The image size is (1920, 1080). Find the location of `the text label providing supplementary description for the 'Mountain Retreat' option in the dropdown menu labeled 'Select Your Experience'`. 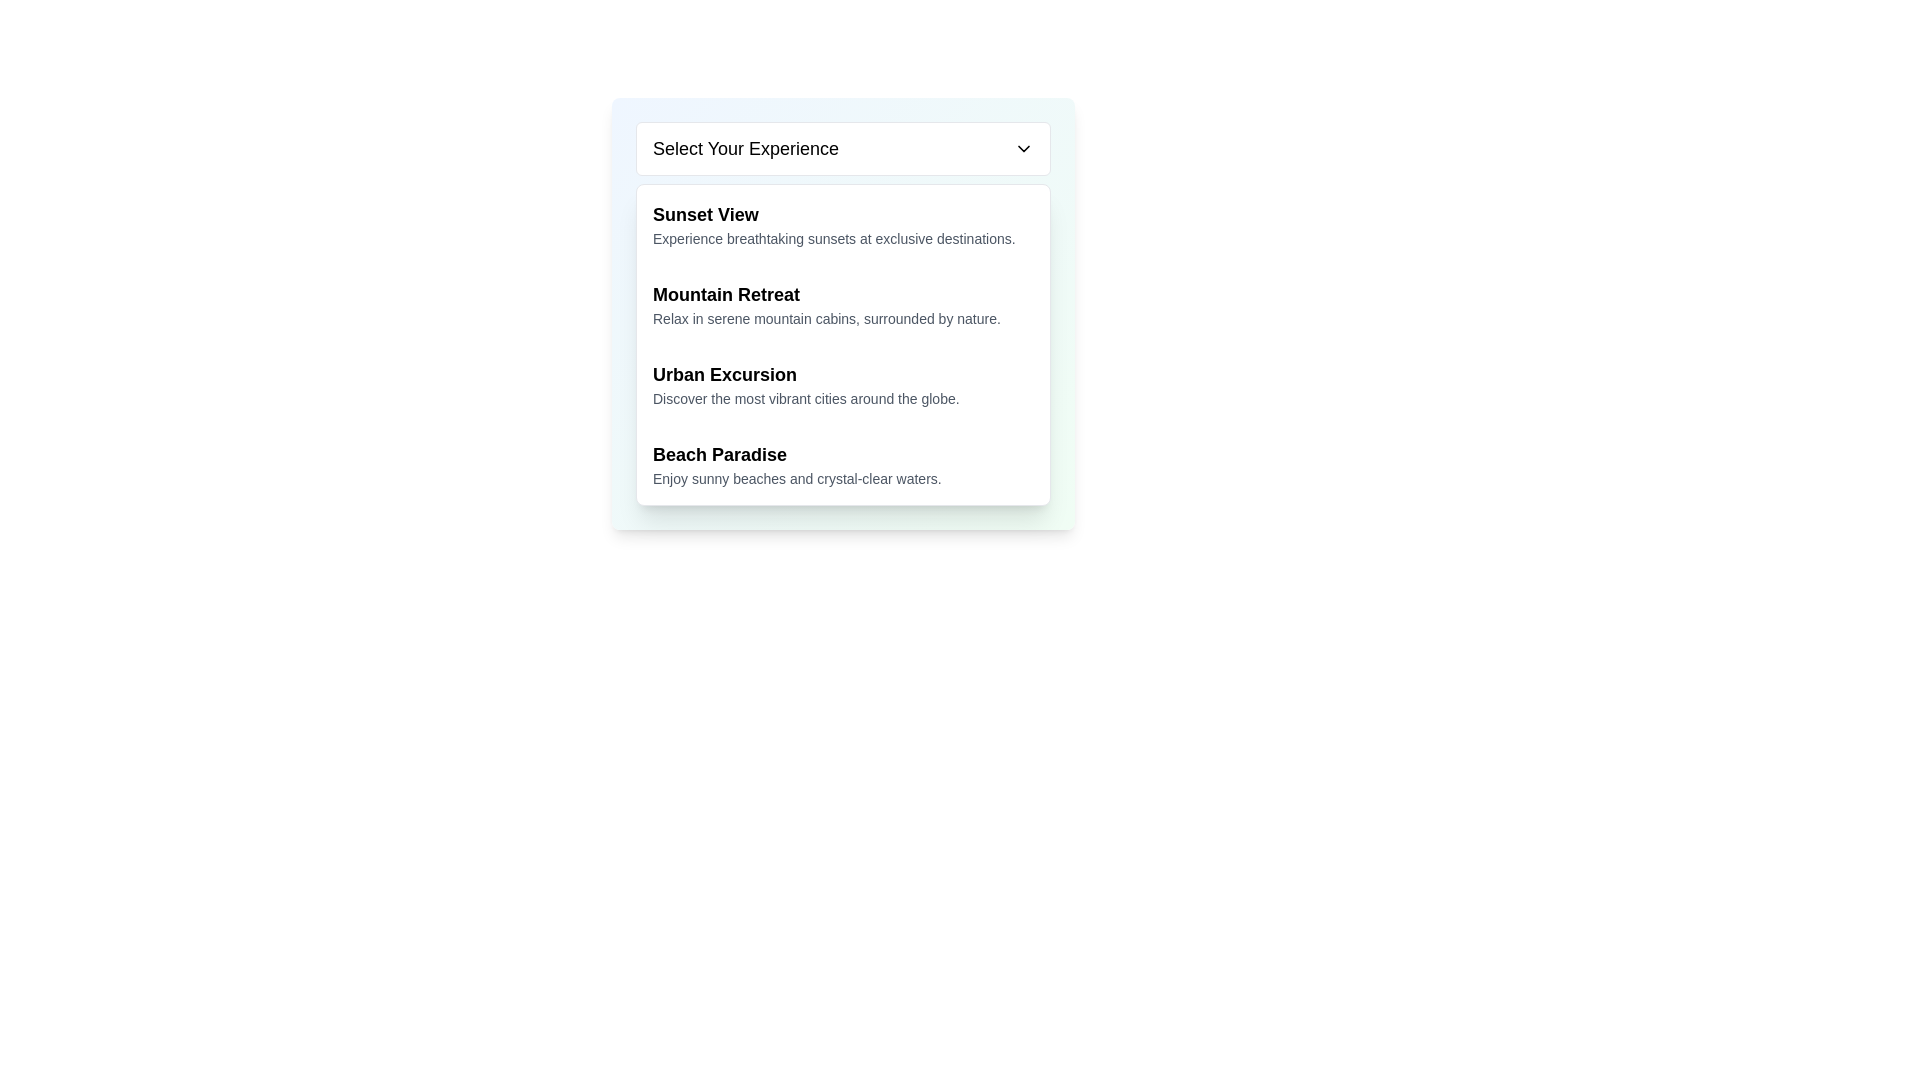

the text label providing supplementary description for the 'Mountain Retreat' option in the dropdown menu labeled 'Select Your Experience' is located at coordinates (843, 318).